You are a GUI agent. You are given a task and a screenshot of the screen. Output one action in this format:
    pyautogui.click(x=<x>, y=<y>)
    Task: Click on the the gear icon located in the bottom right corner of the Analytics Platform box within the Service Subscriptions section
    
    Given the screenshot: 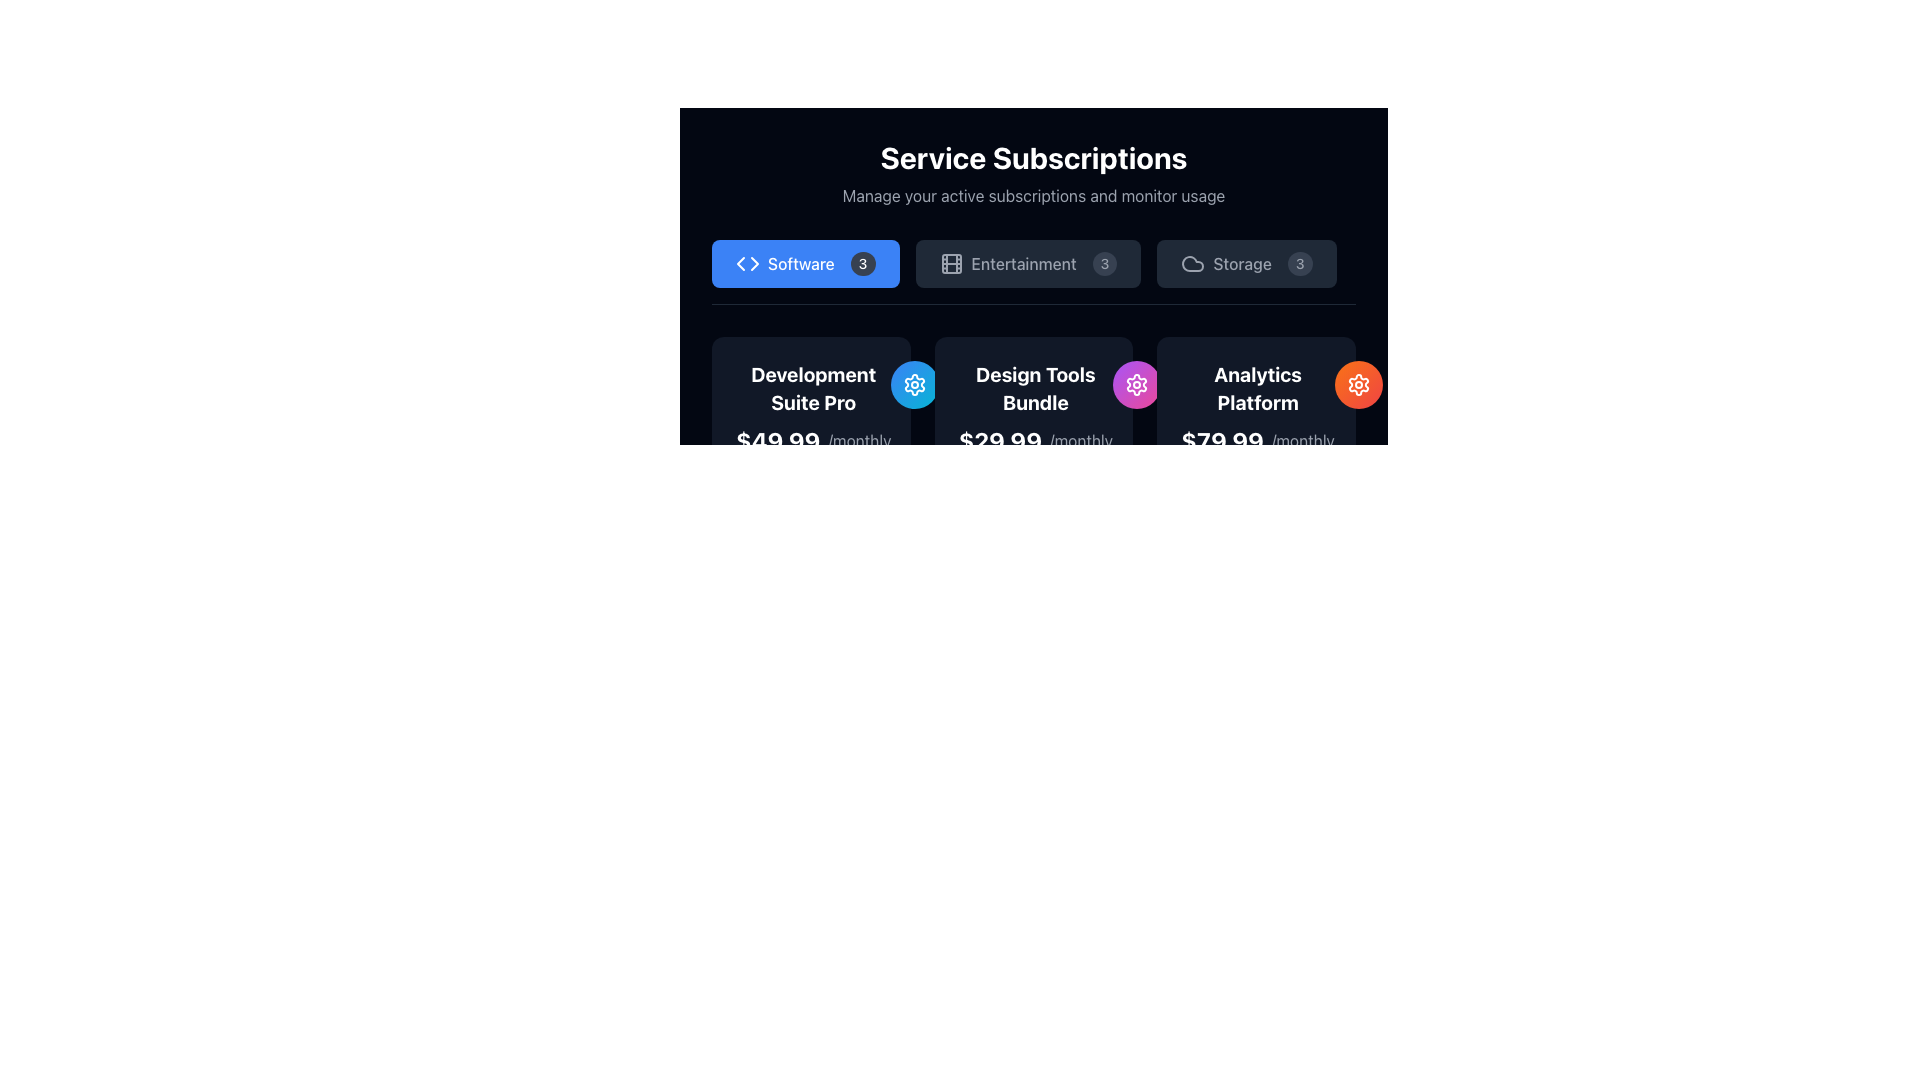 What is the action you would take?
    pyautogui.click(x=1137, y=385)
    